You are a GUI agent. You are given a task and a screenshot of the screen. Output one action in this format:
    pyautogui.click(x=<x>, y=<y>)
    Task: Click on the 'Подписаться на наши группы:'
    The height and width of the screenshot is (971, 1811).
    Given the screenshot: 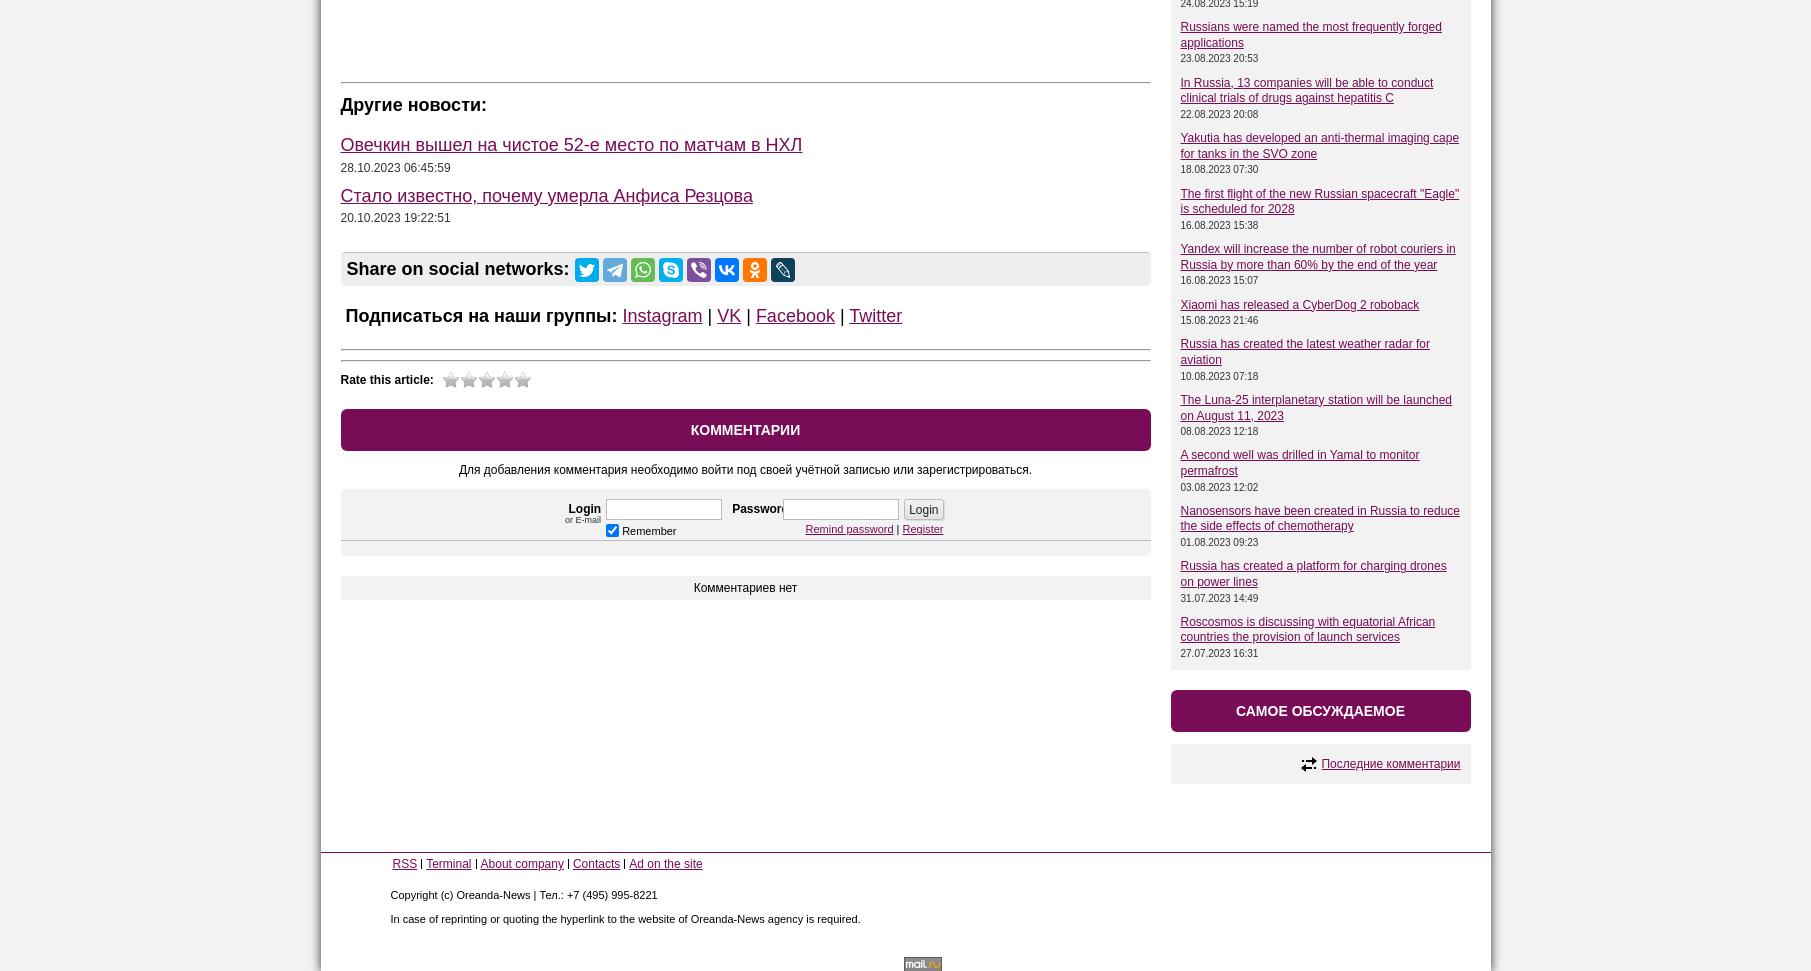 What is the action you would take?
    pyautogui.click(x=338, y=314)
    